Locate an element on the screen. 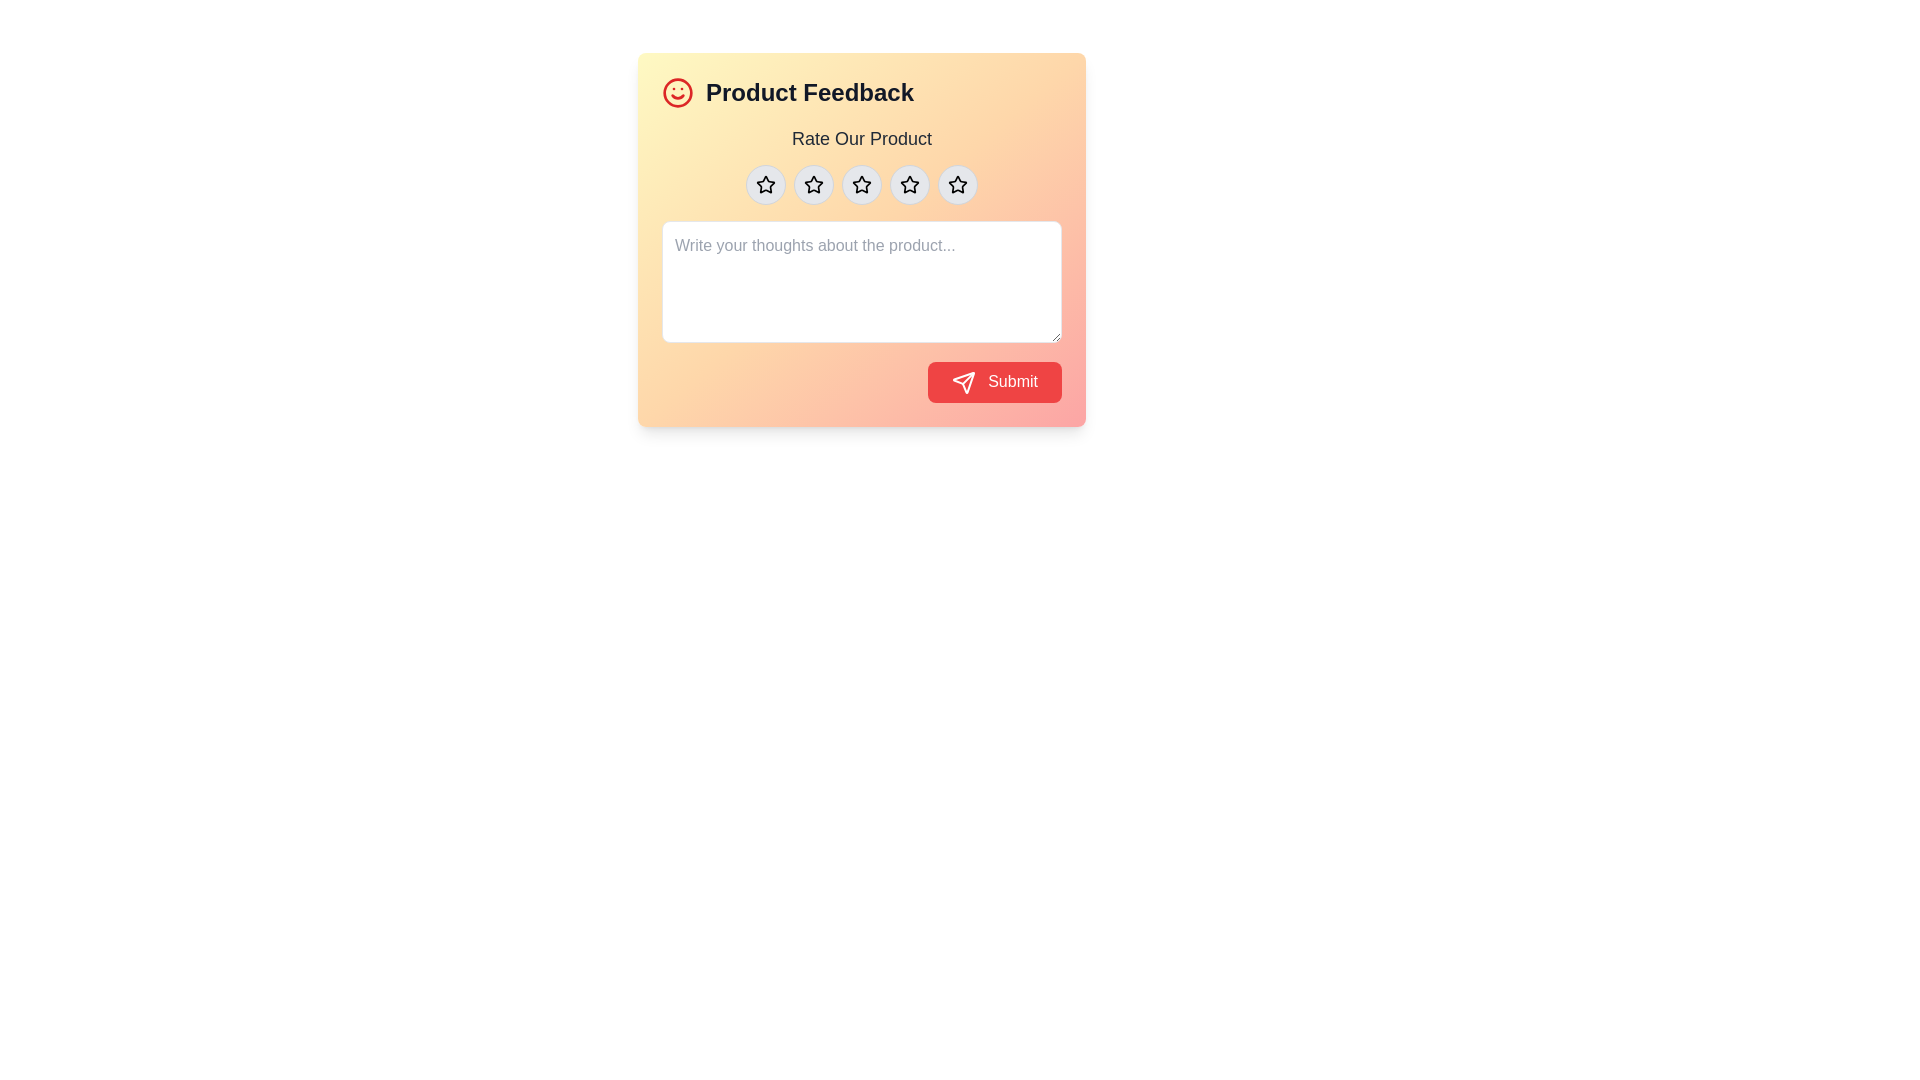  the circular rating button with a black star icon, which is the second button from the left in the group of five, located below the 'Rate Our Product' heading is located at coordinates (814, 185).